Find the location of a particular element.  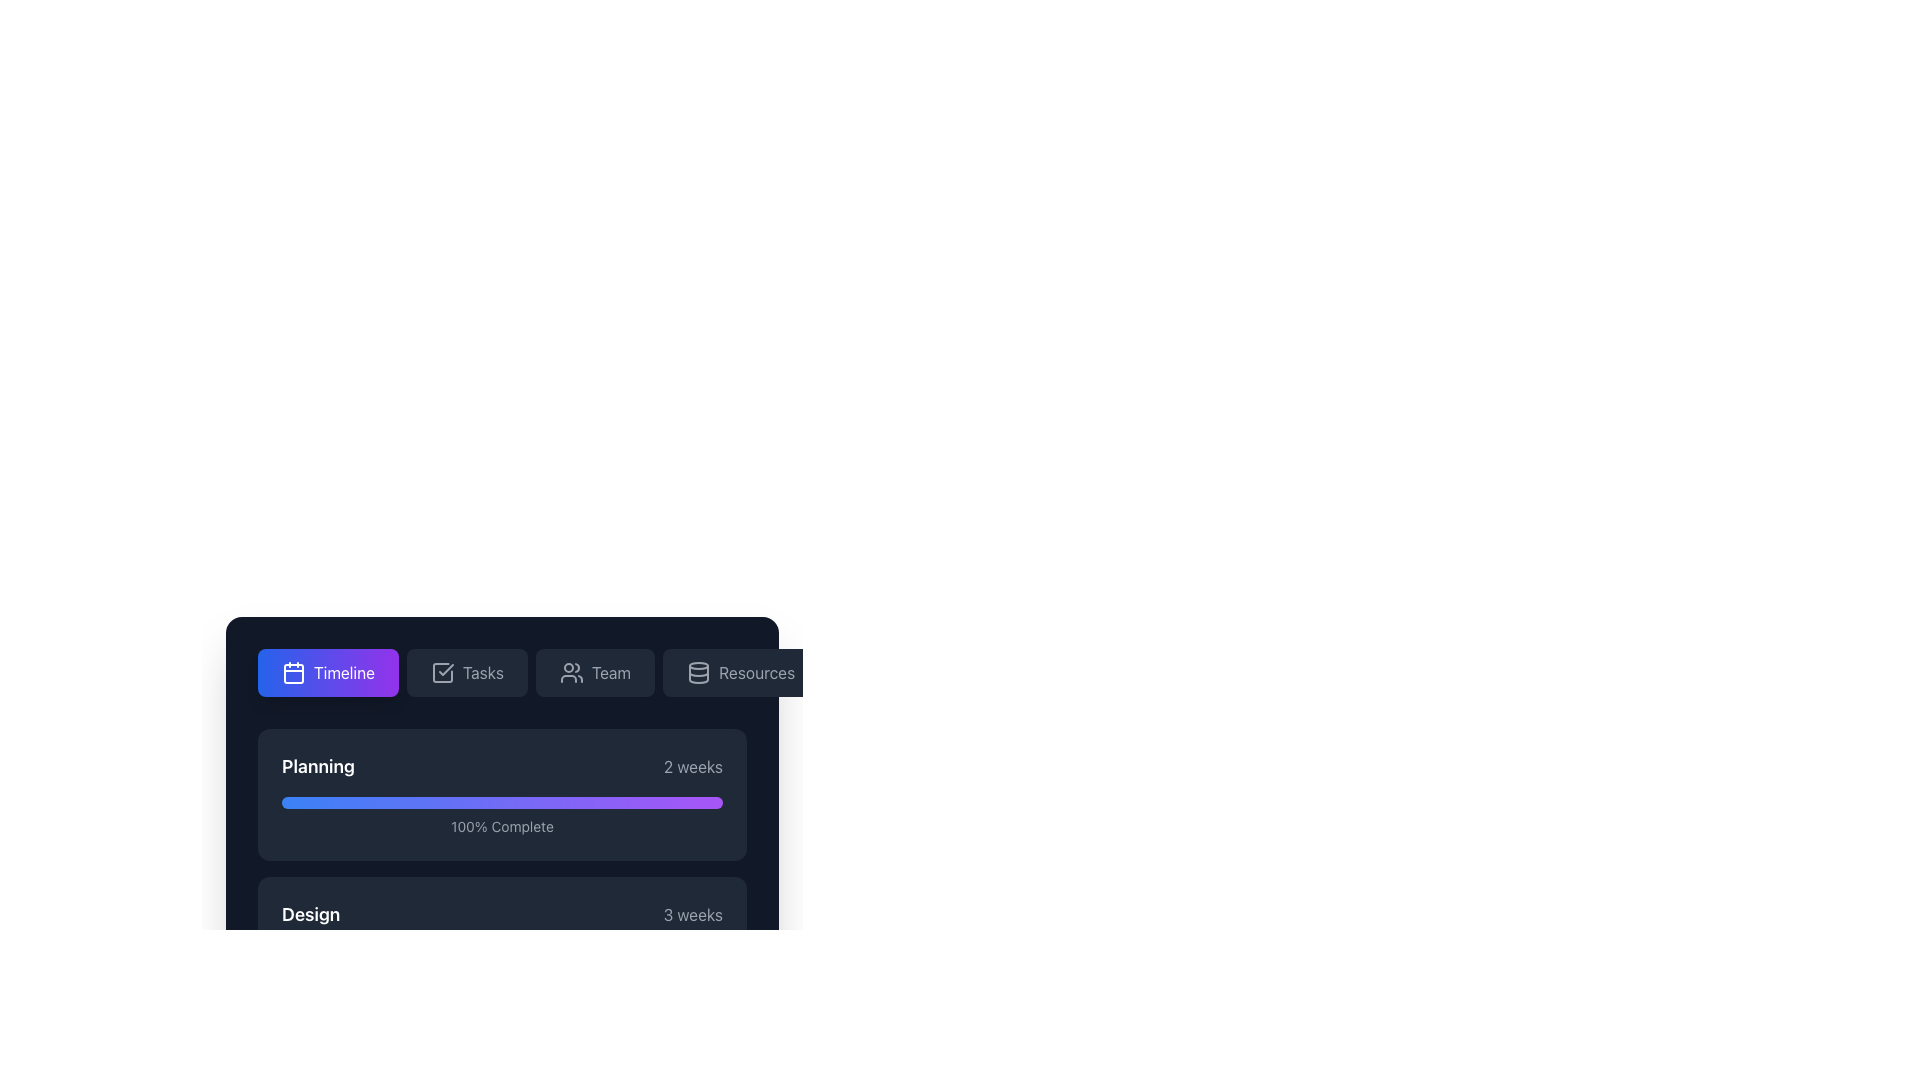

the progress information of the first card-like component in the list, which displays 'Planning' and '2 weeks' with a progress bar indicating '100% Complete' is located at coordinates (502, 793).